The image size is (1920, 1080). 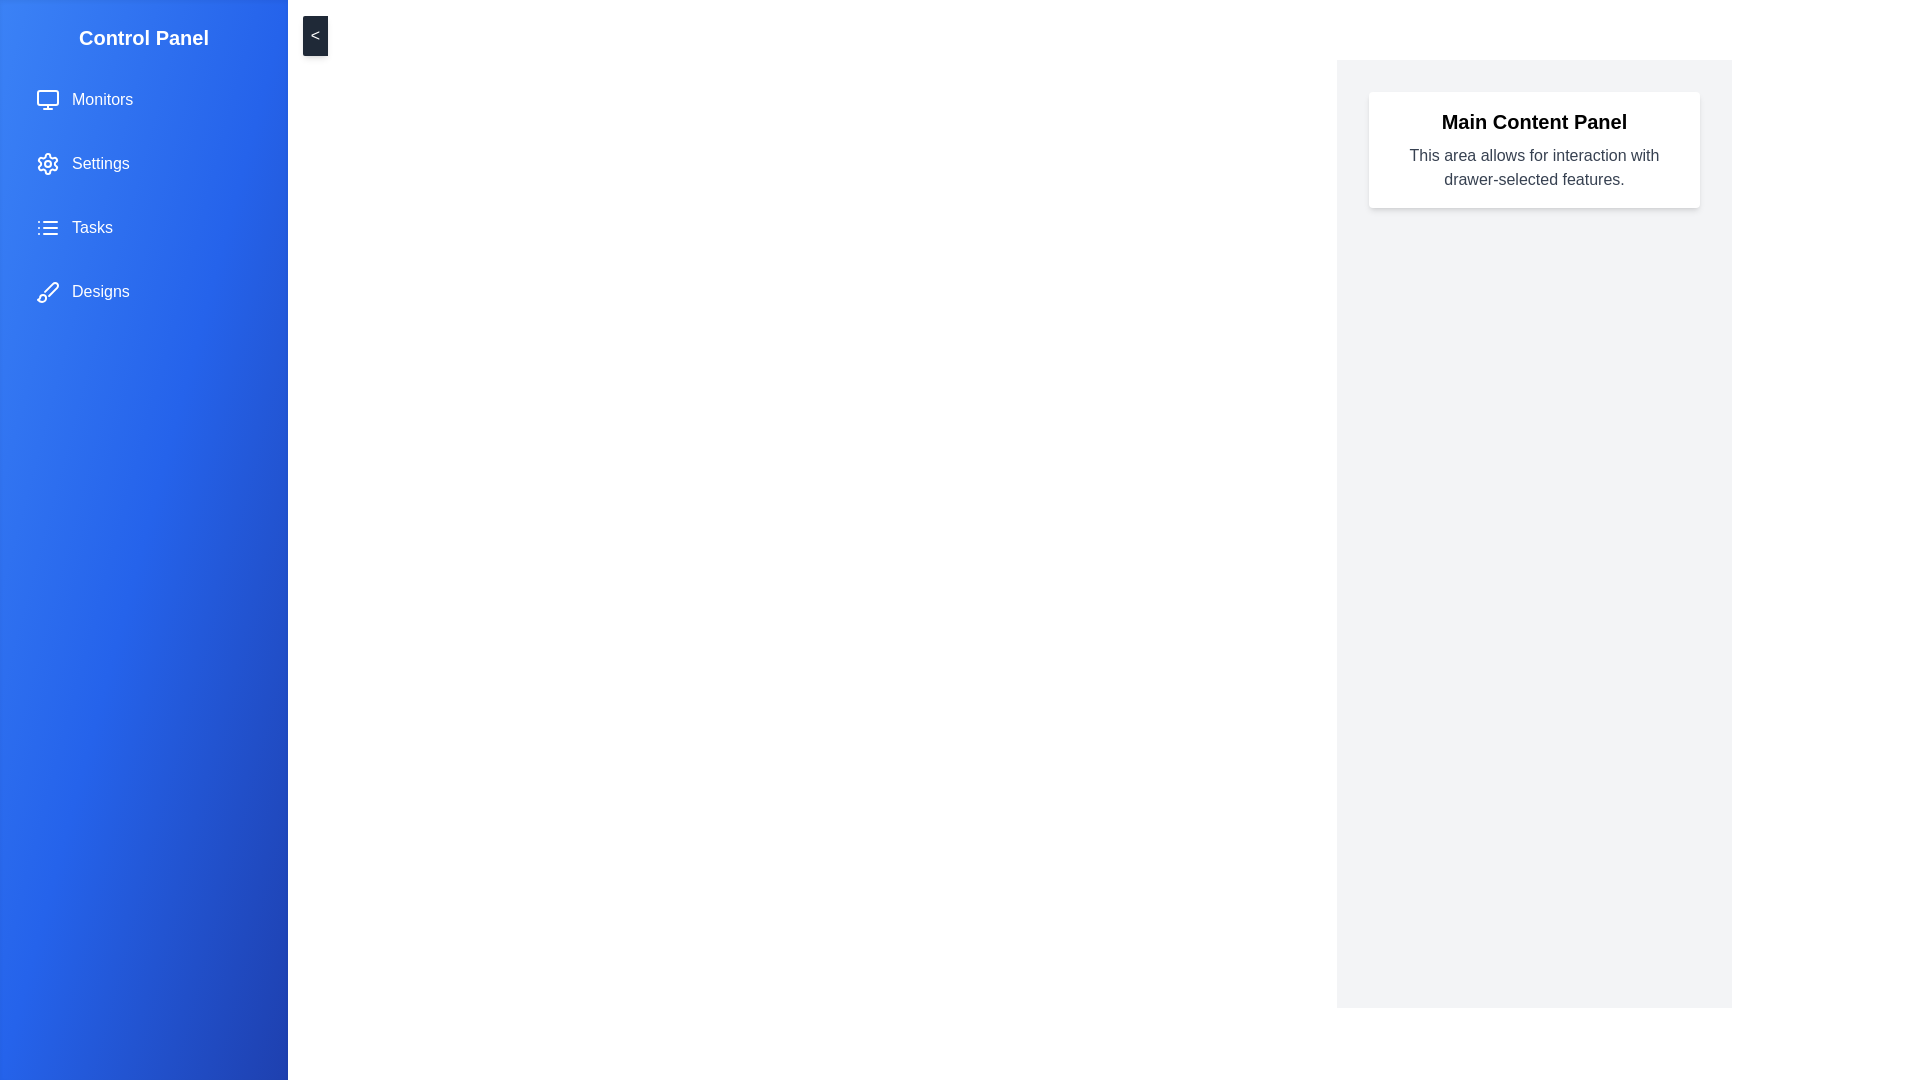 What do you see at coordinates (314, 35) in the screenshot?
I see `the toggle button to change the drawer's visibility` at bounding box center [314, 35].